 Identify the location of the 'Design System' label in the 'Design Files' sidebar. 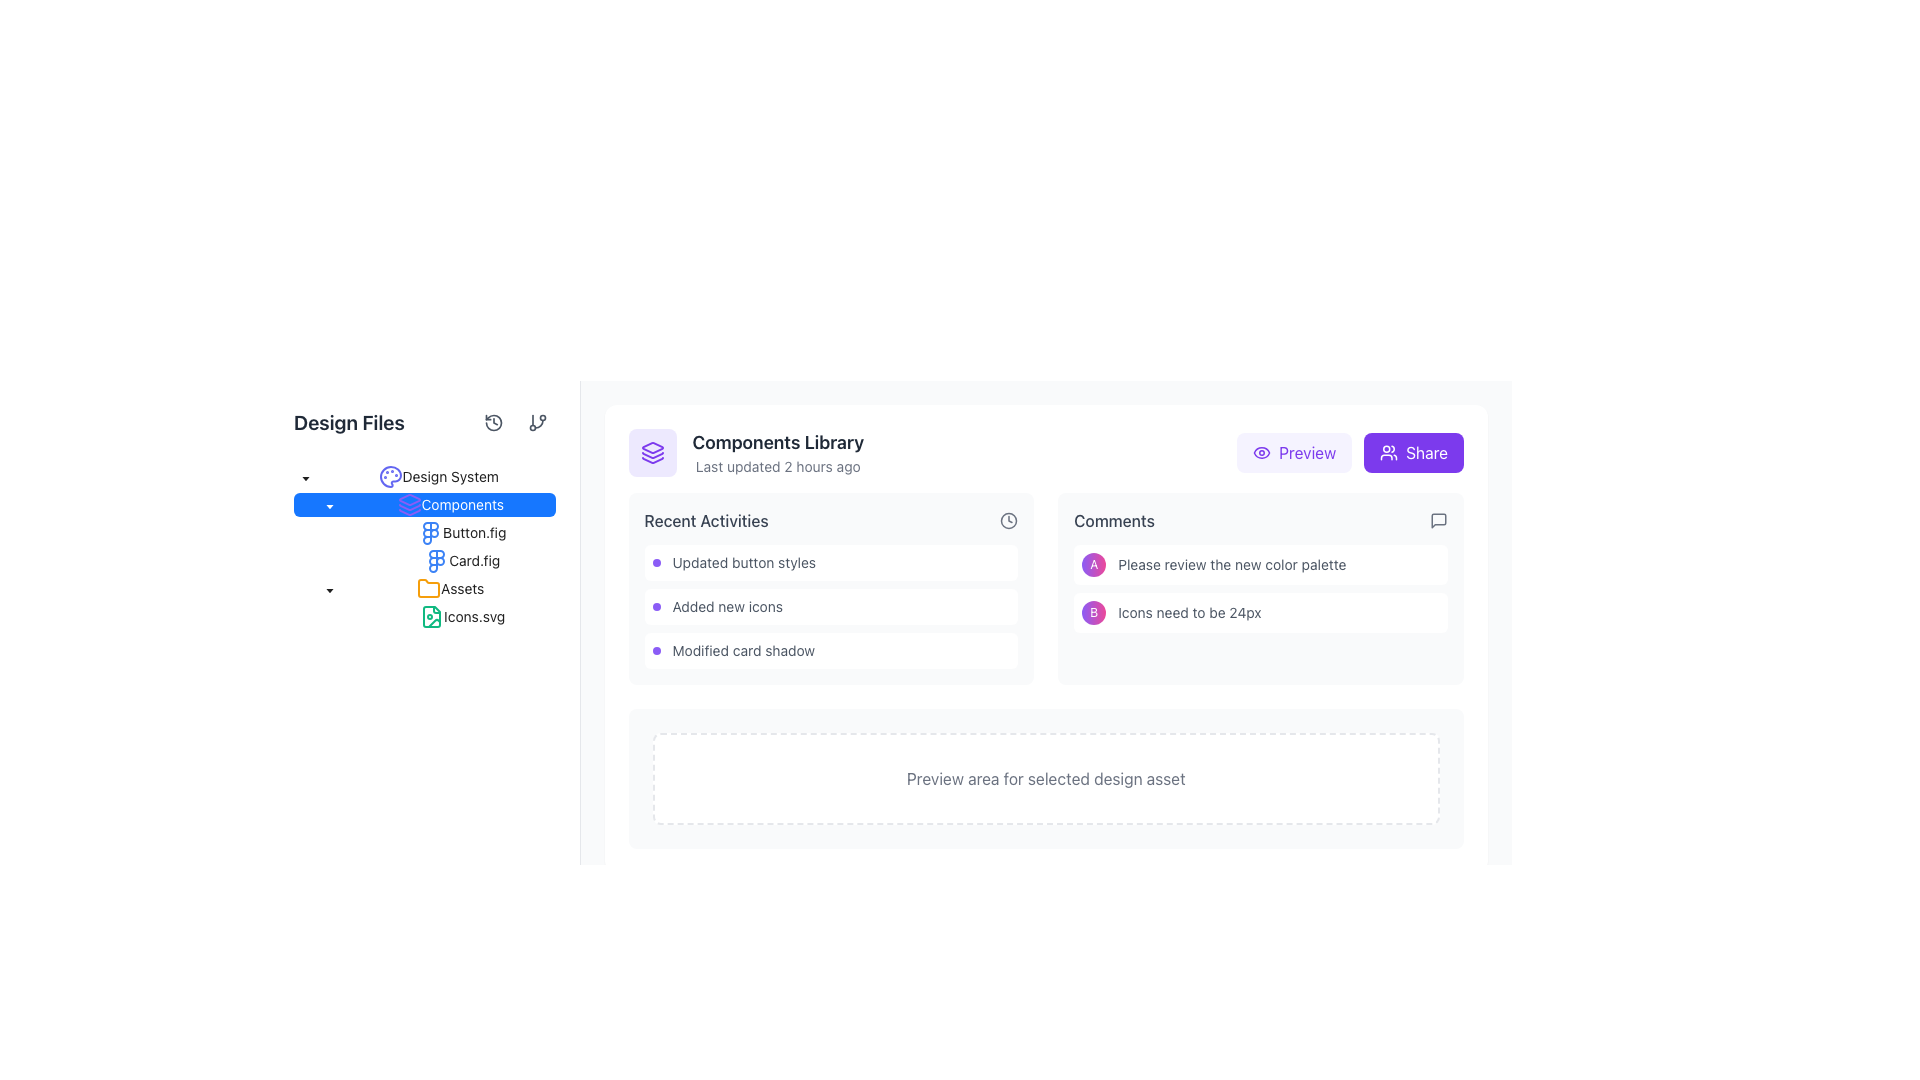
(449, 476).